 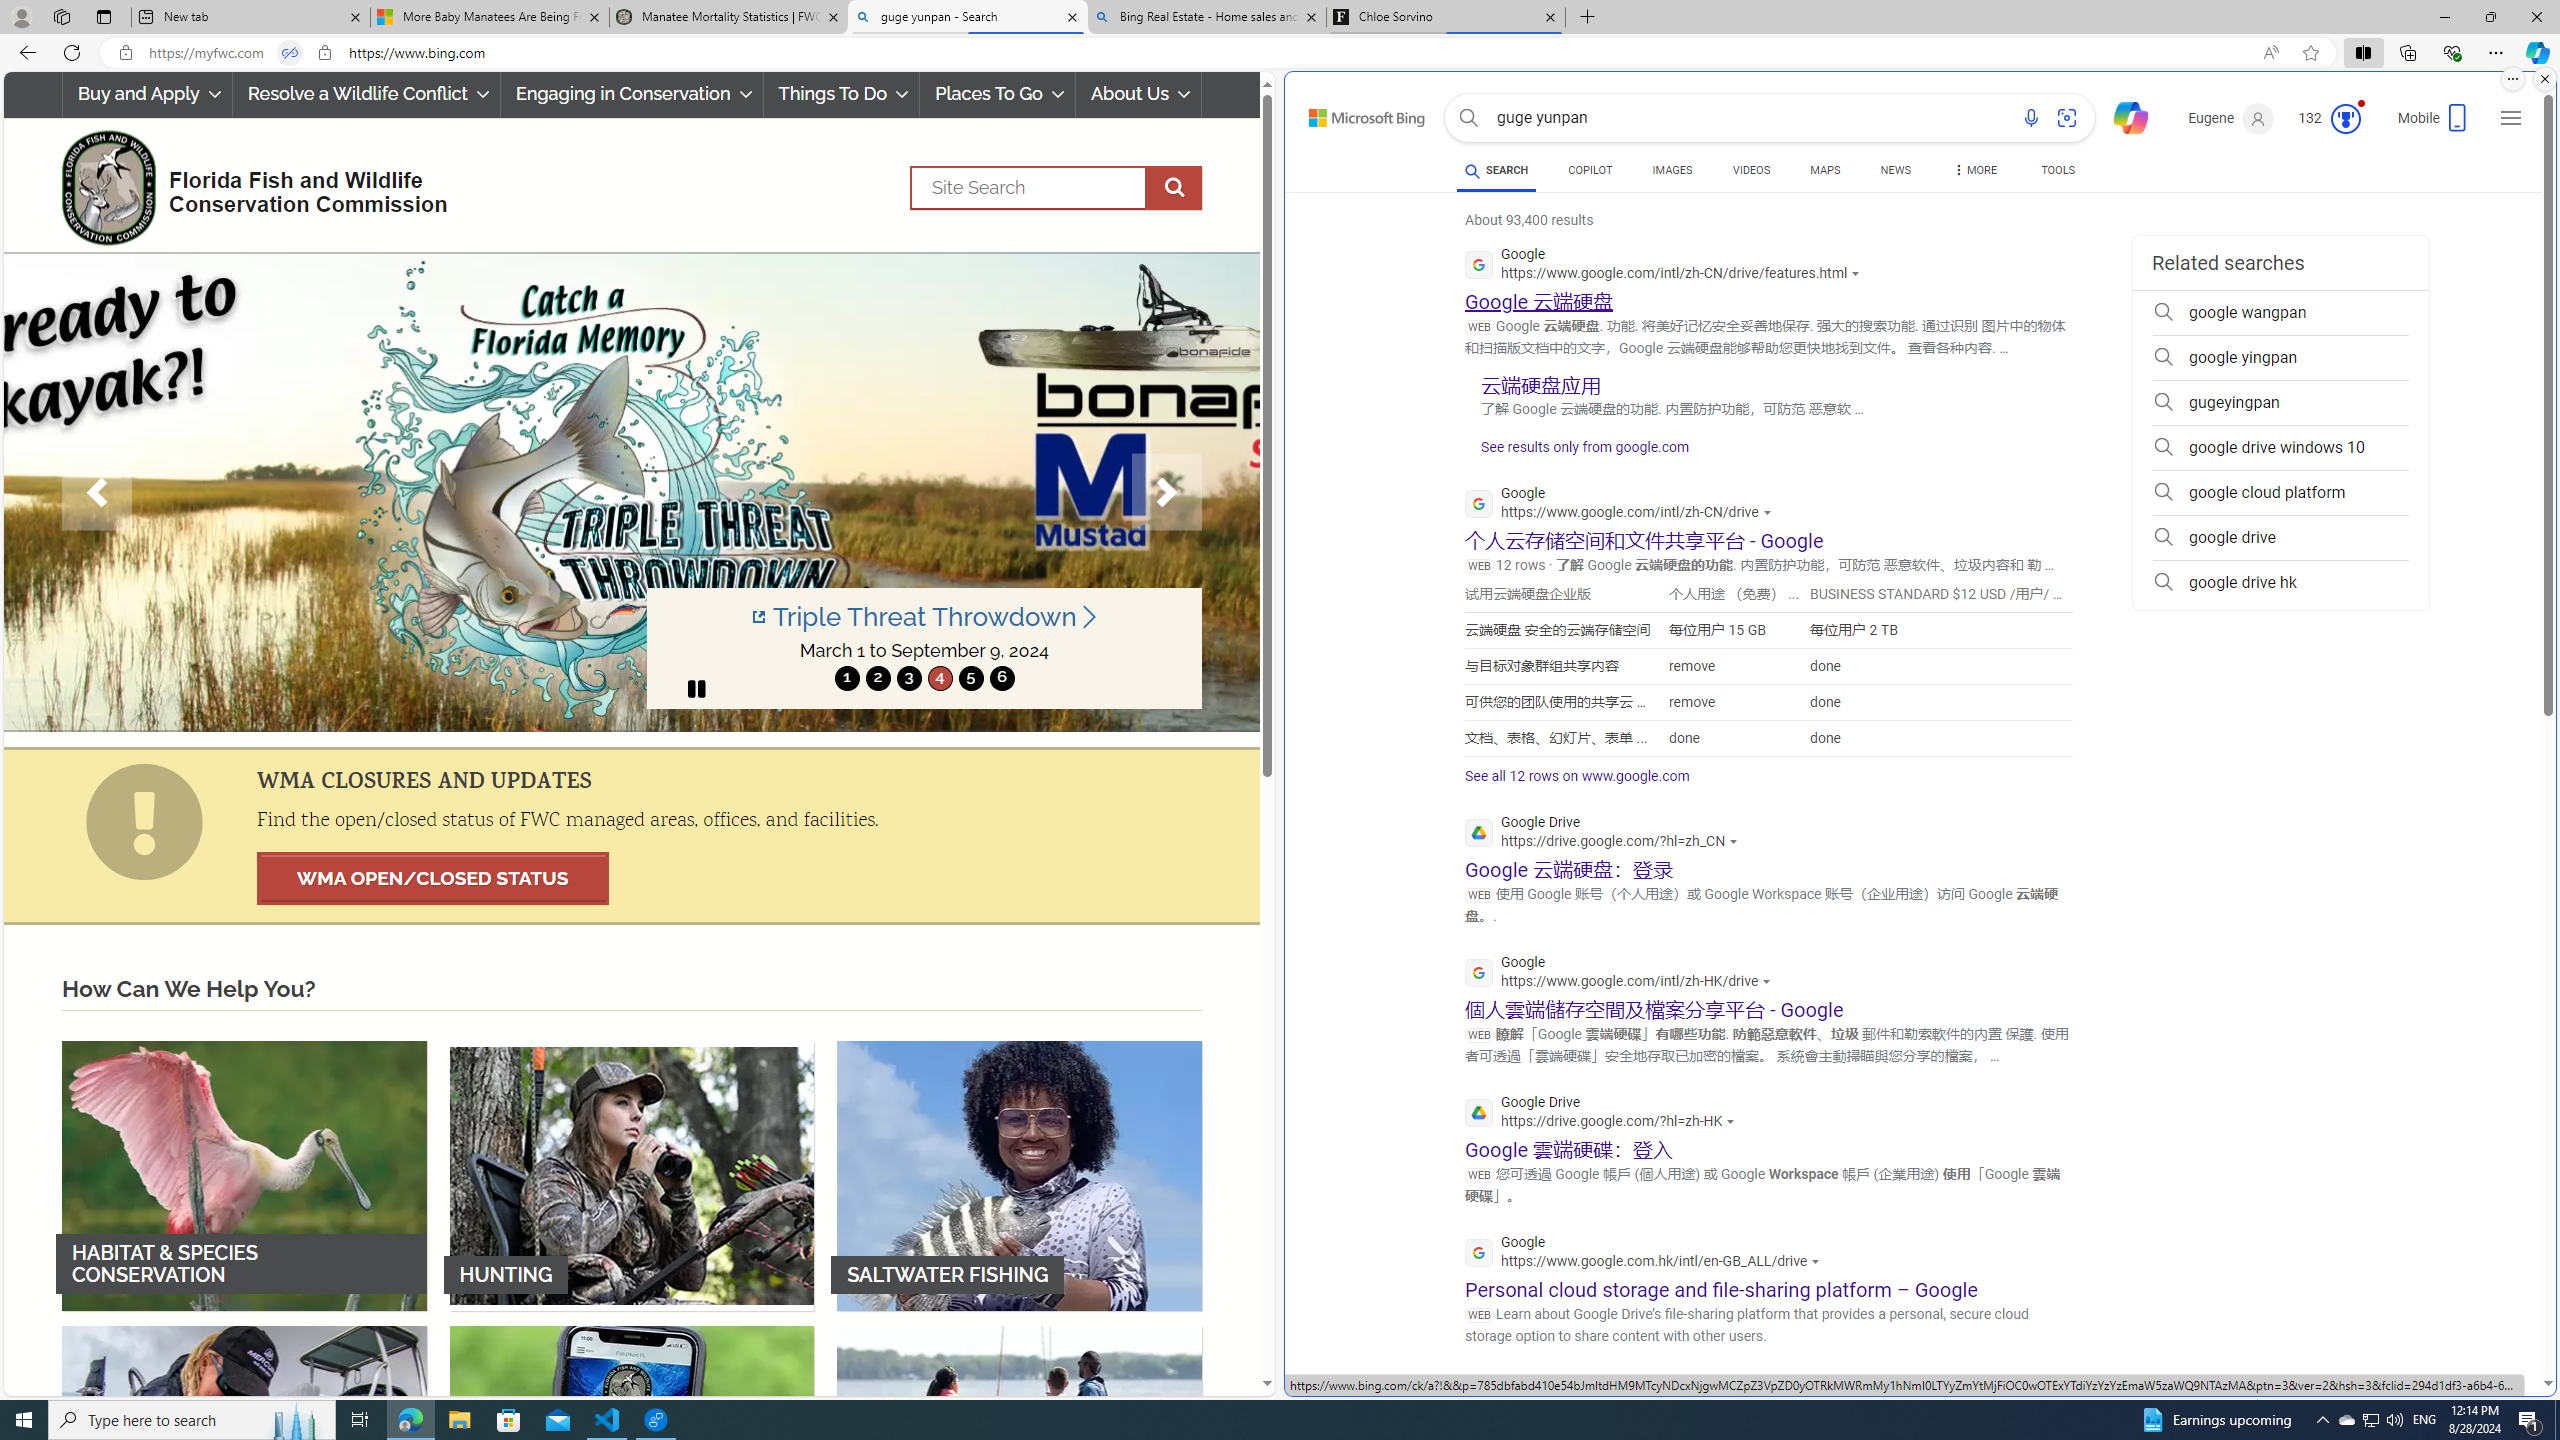 What do you see at coordinates (729, 16) in the screenshot?
I see `'Manatee Mortality Statistics | FWC'` at bounding box center [729, 16].